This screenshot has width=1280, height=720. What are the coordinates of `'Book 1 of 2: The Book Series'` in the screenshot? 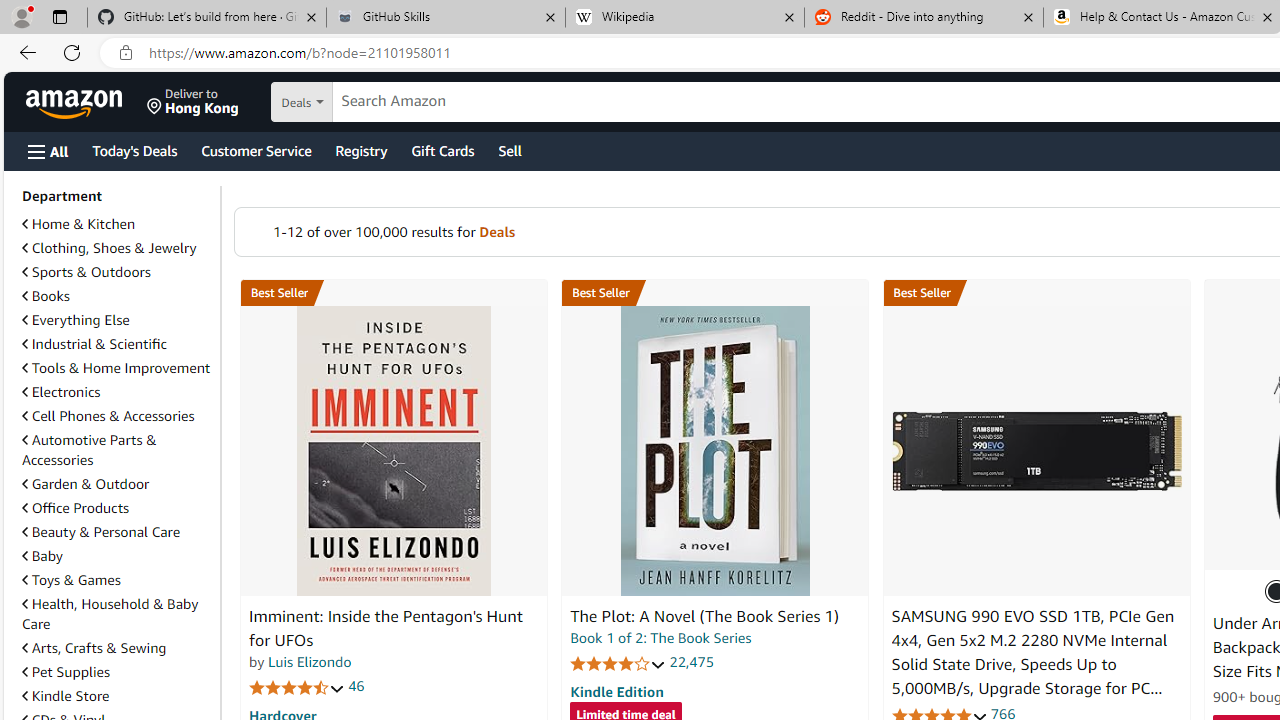 It's located at (661, 638).